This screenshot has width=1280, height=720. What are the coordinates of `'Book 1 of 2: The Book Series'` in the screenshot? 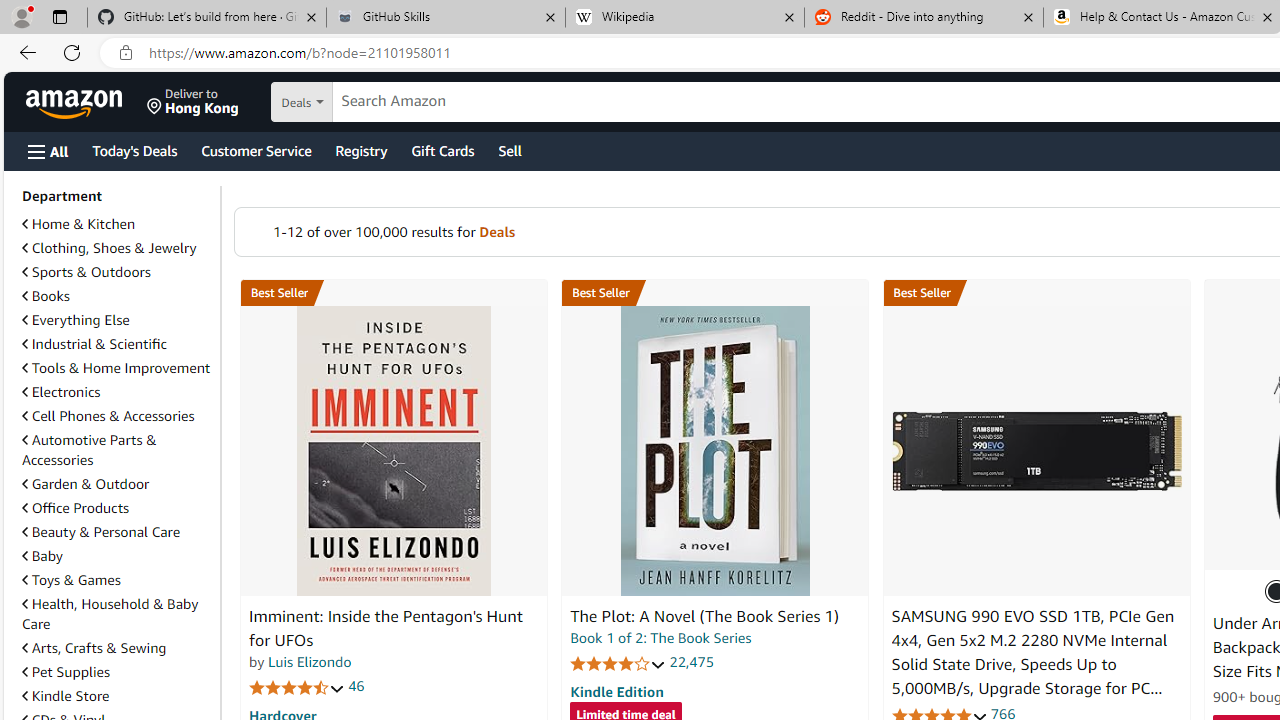 It's located at (661, 638).